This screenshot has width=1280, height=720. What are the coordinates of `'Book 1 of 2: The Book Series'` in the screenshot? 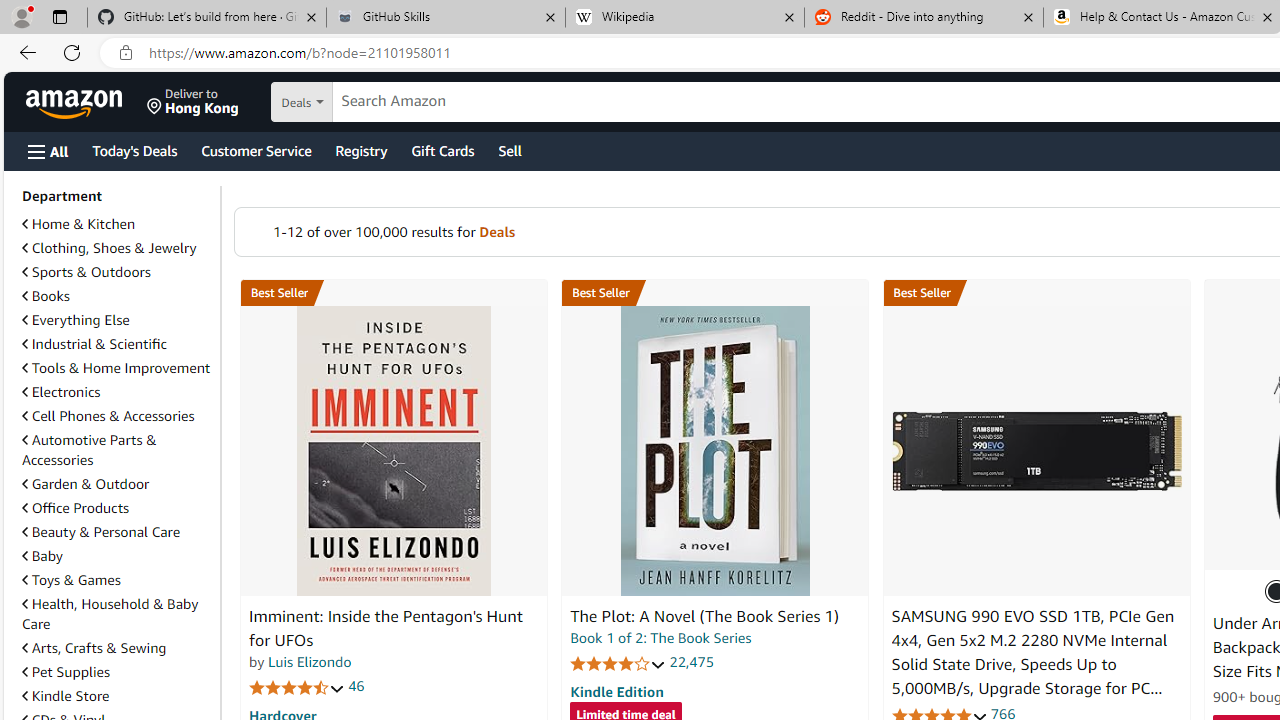 It's located at (661, 638).